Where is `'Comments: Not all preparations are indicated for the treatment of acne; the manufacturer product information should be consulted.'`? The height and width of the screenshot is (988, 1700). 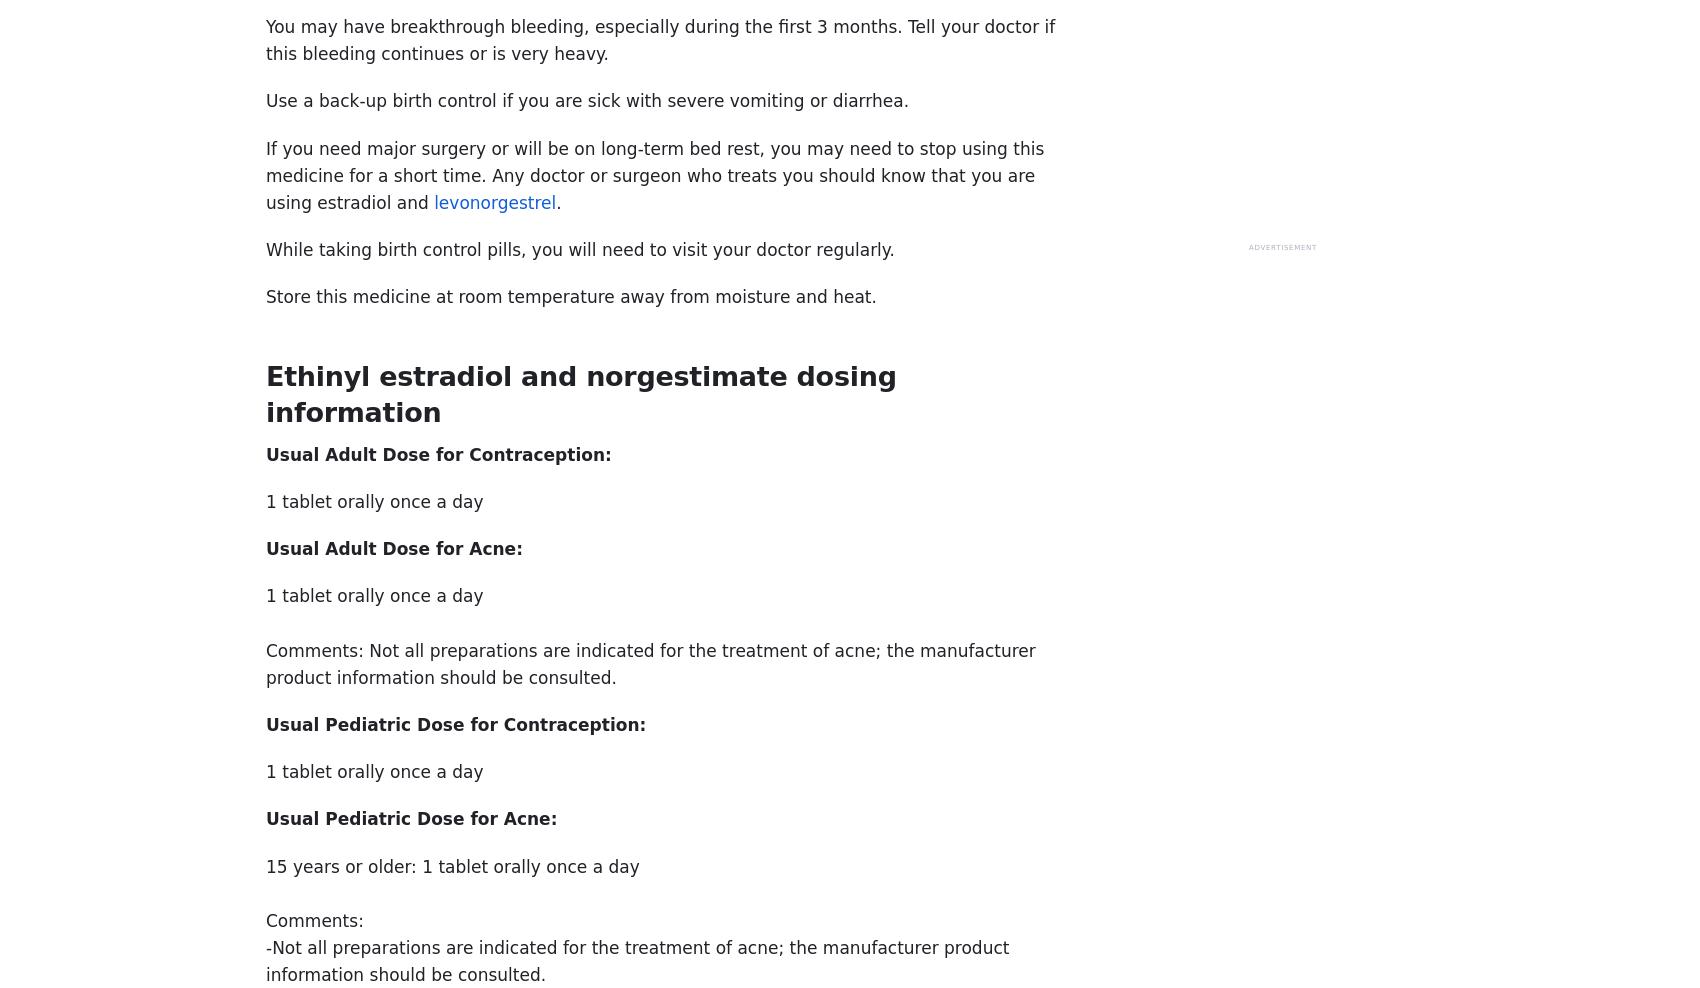 'Comments: Not all preparations are indicated for the treatment of acne; the manufacturer product information should be consulted.' is located at coordinates (266, 662).